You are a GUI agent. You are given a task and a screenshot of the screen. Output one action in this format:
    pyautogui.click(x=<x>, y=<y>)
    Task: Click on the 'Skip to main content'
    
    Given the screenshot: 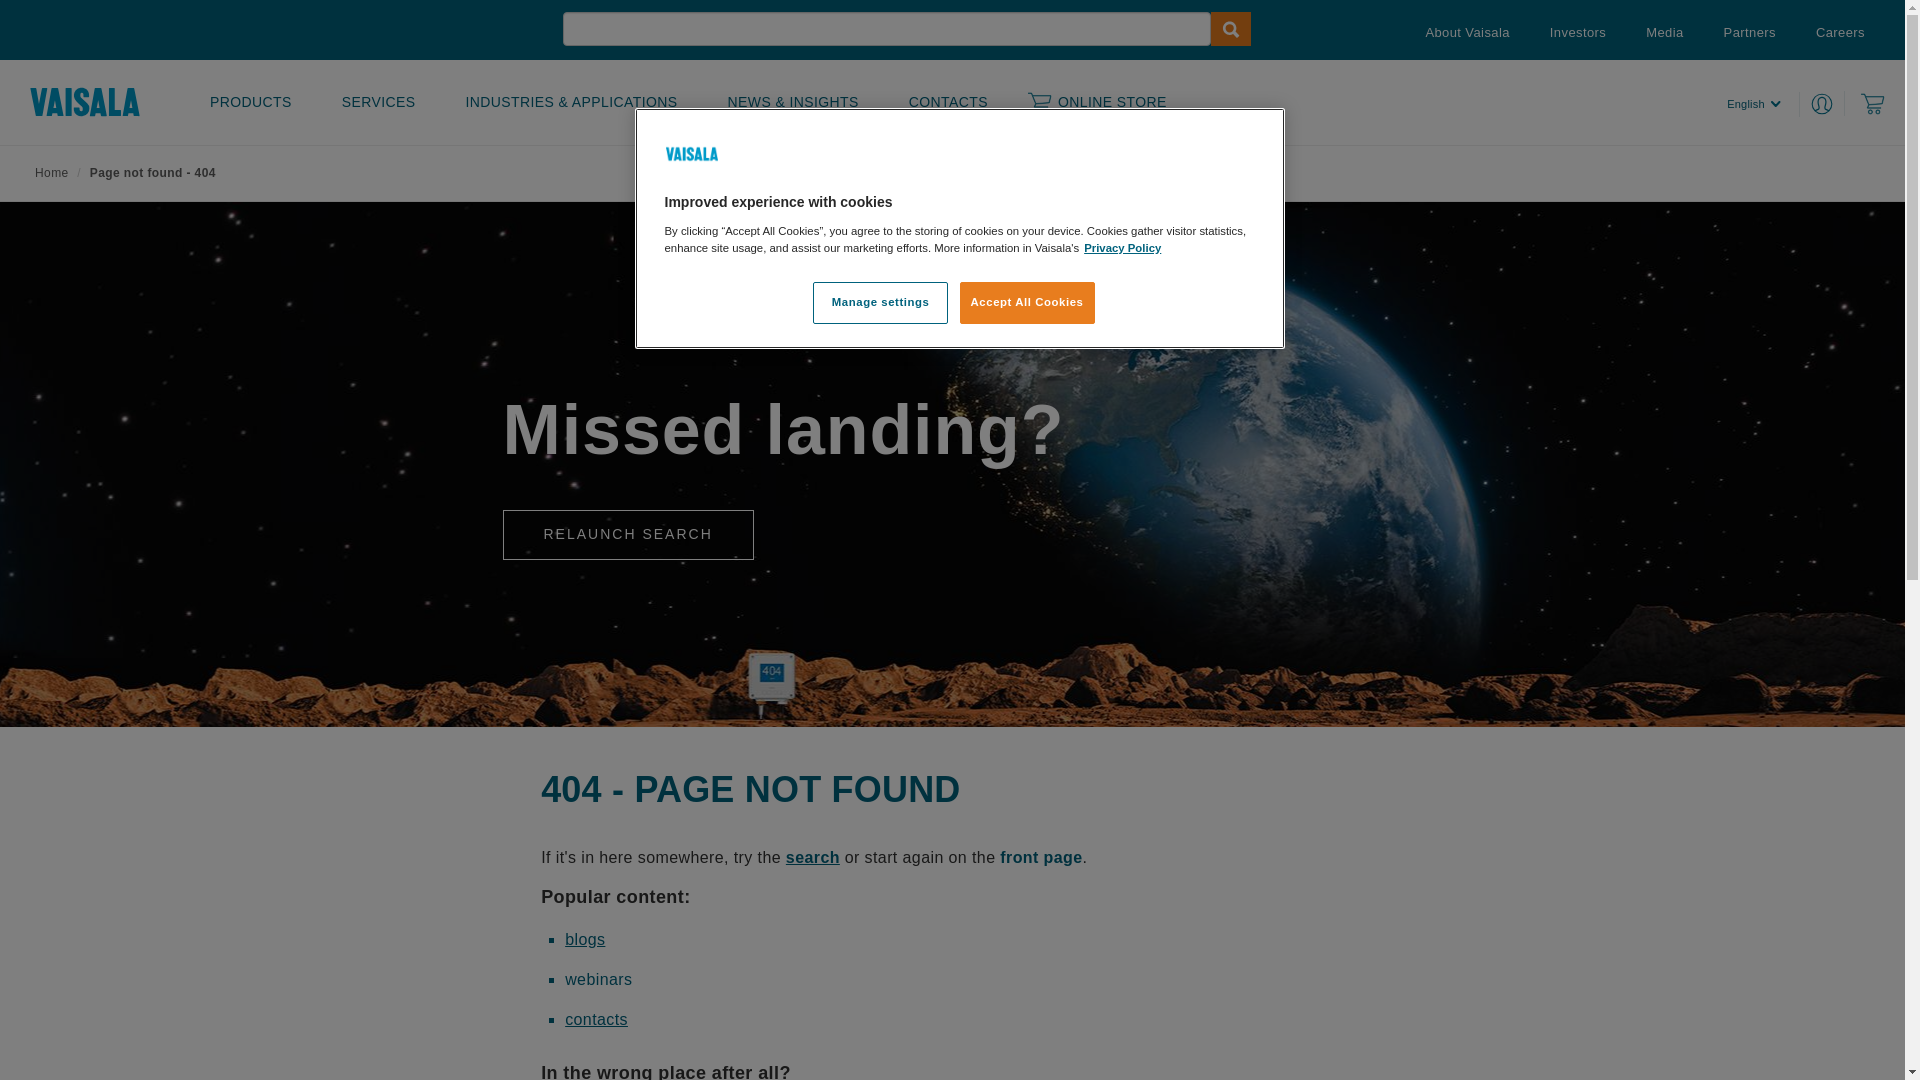 What is the action you would take?
    pyautogui.click(x=0, y=0)
    